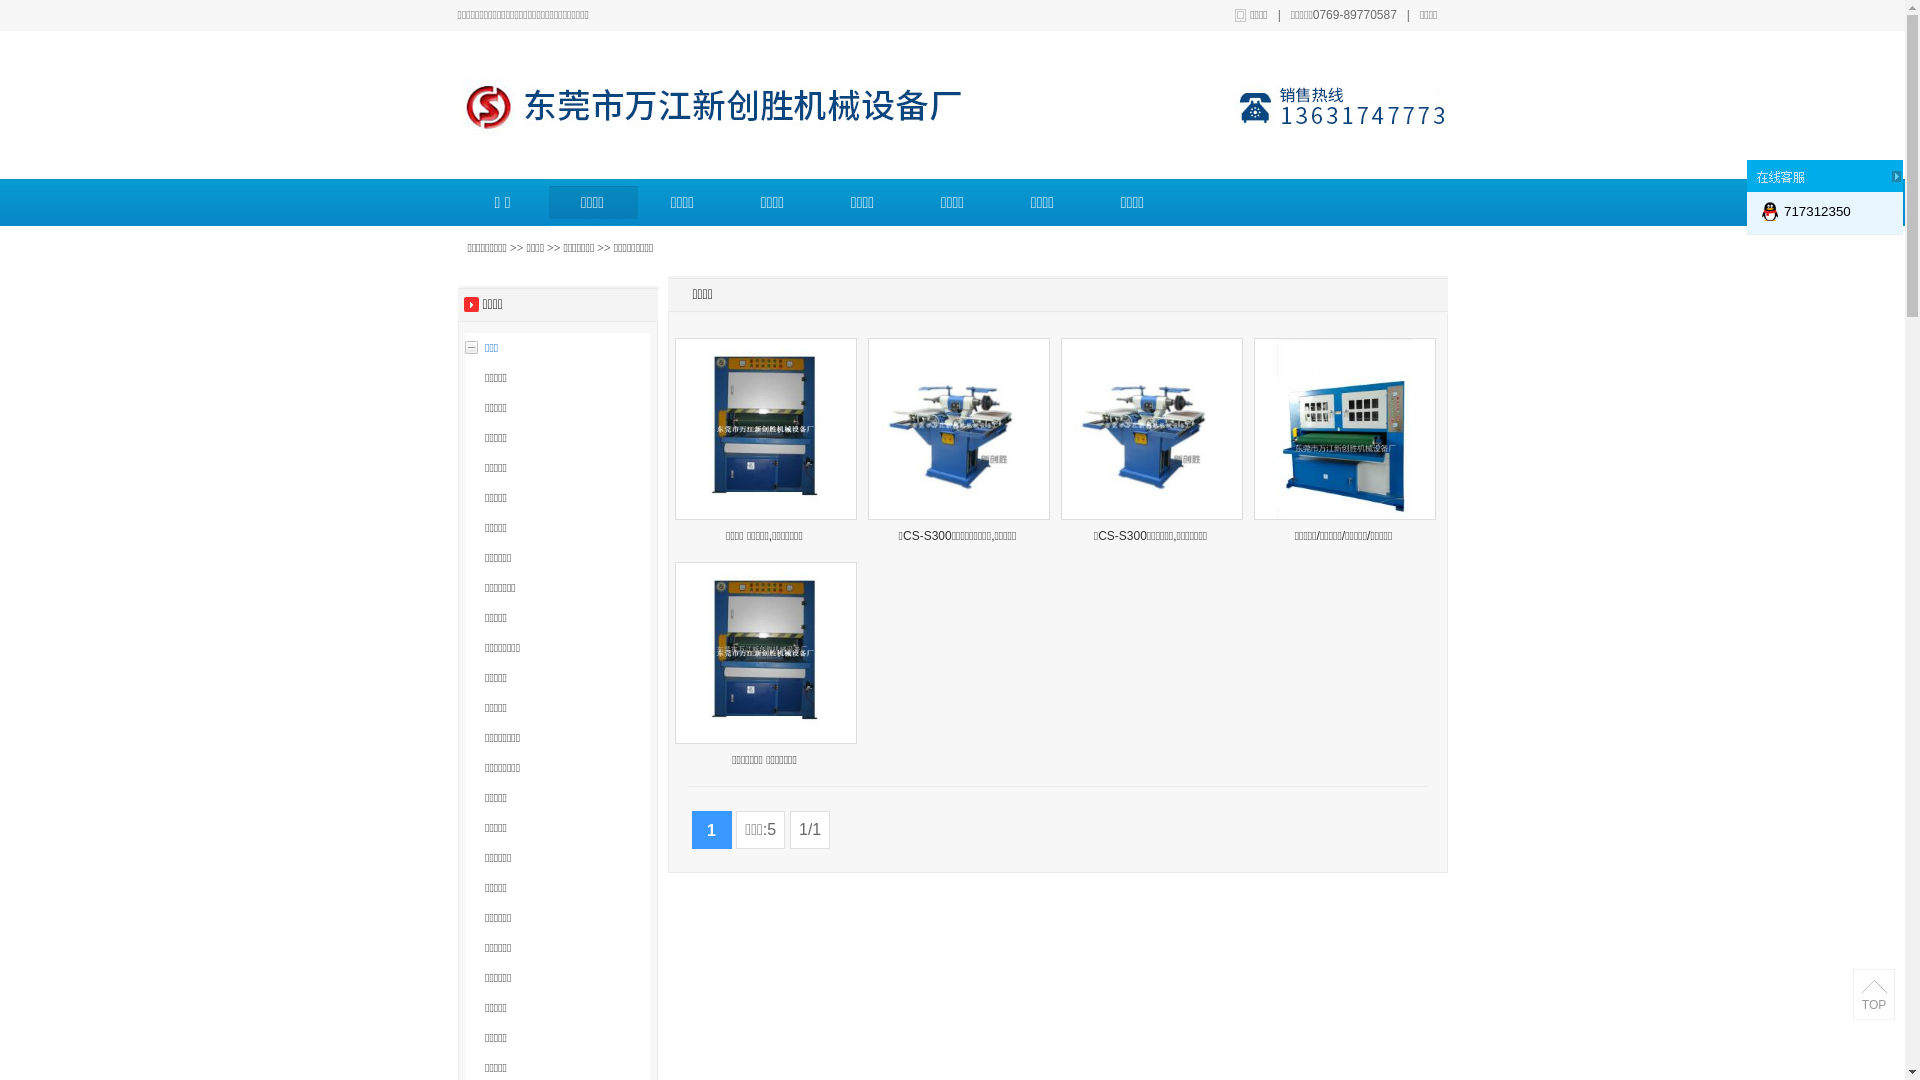  I want to click on 'TOP', so click(1872, 1005).